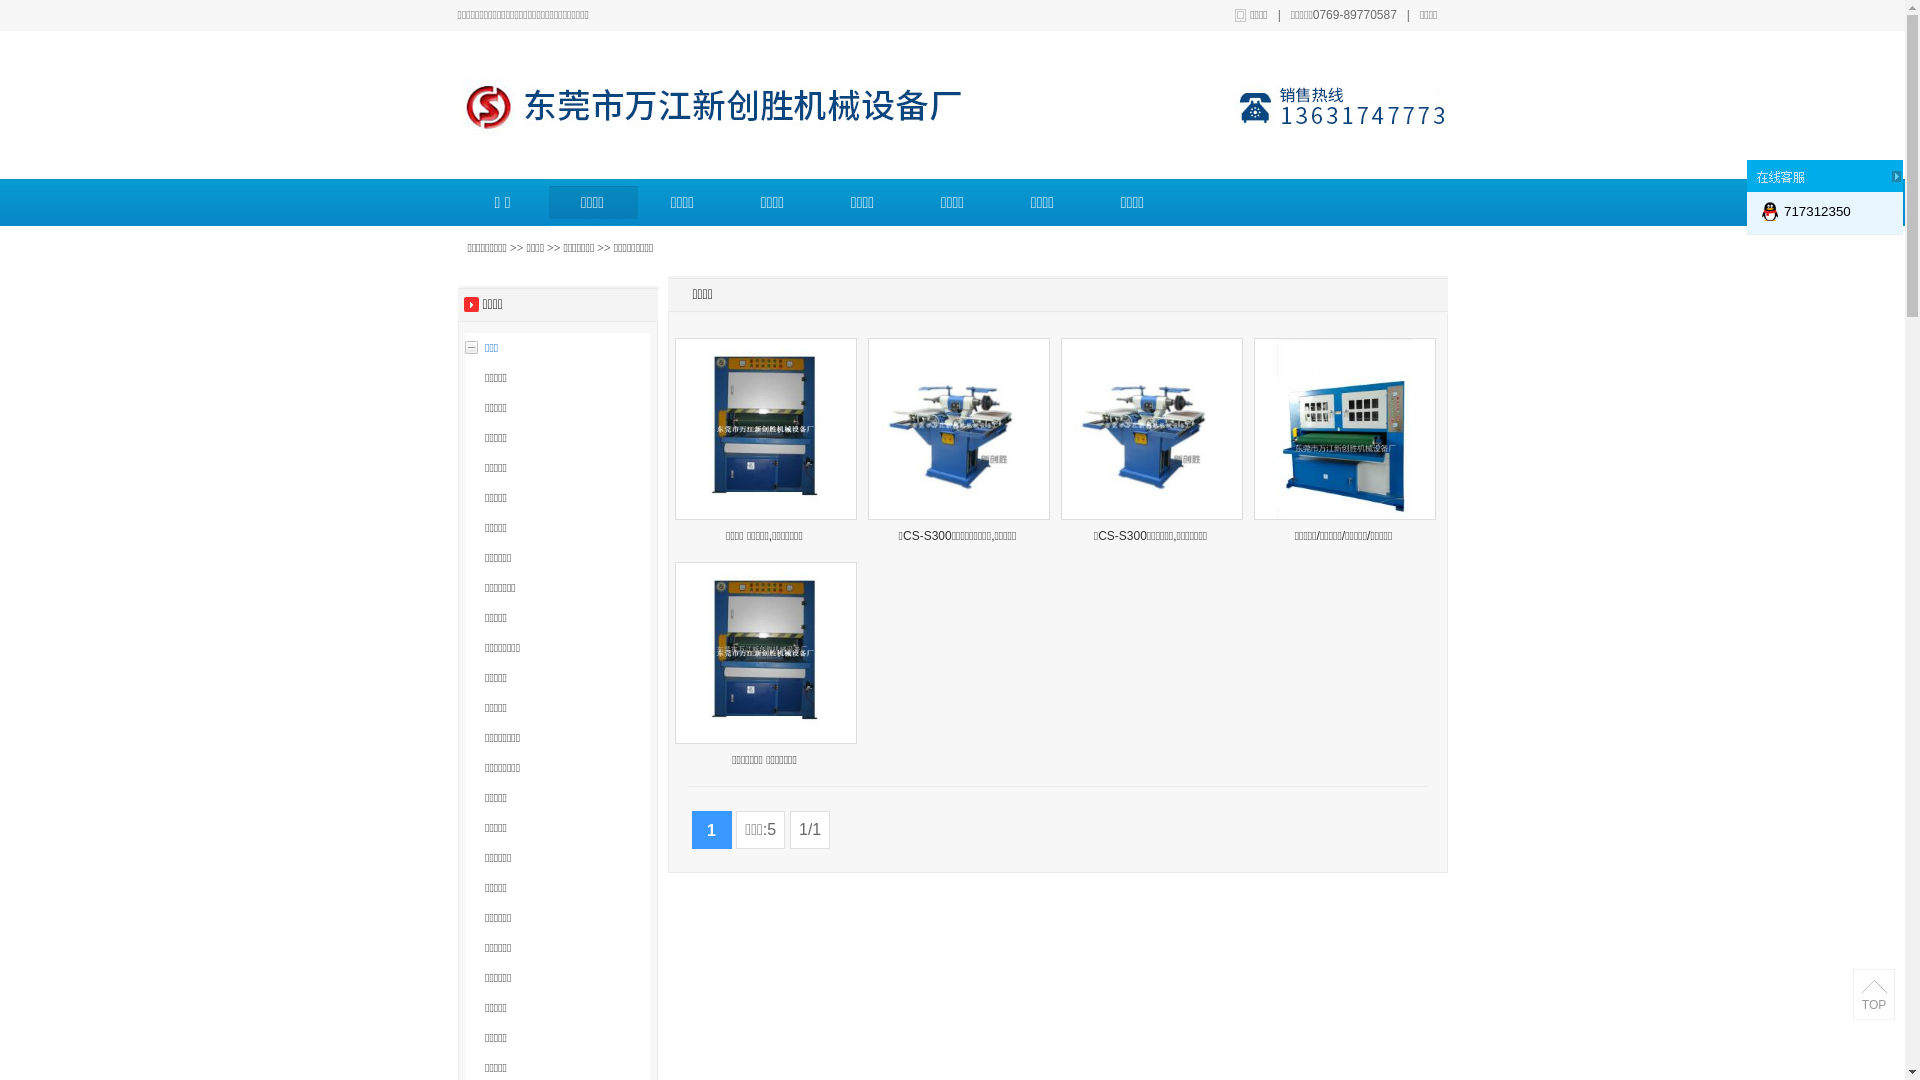  I want to click on 'TOP', so click(1872, 1005).